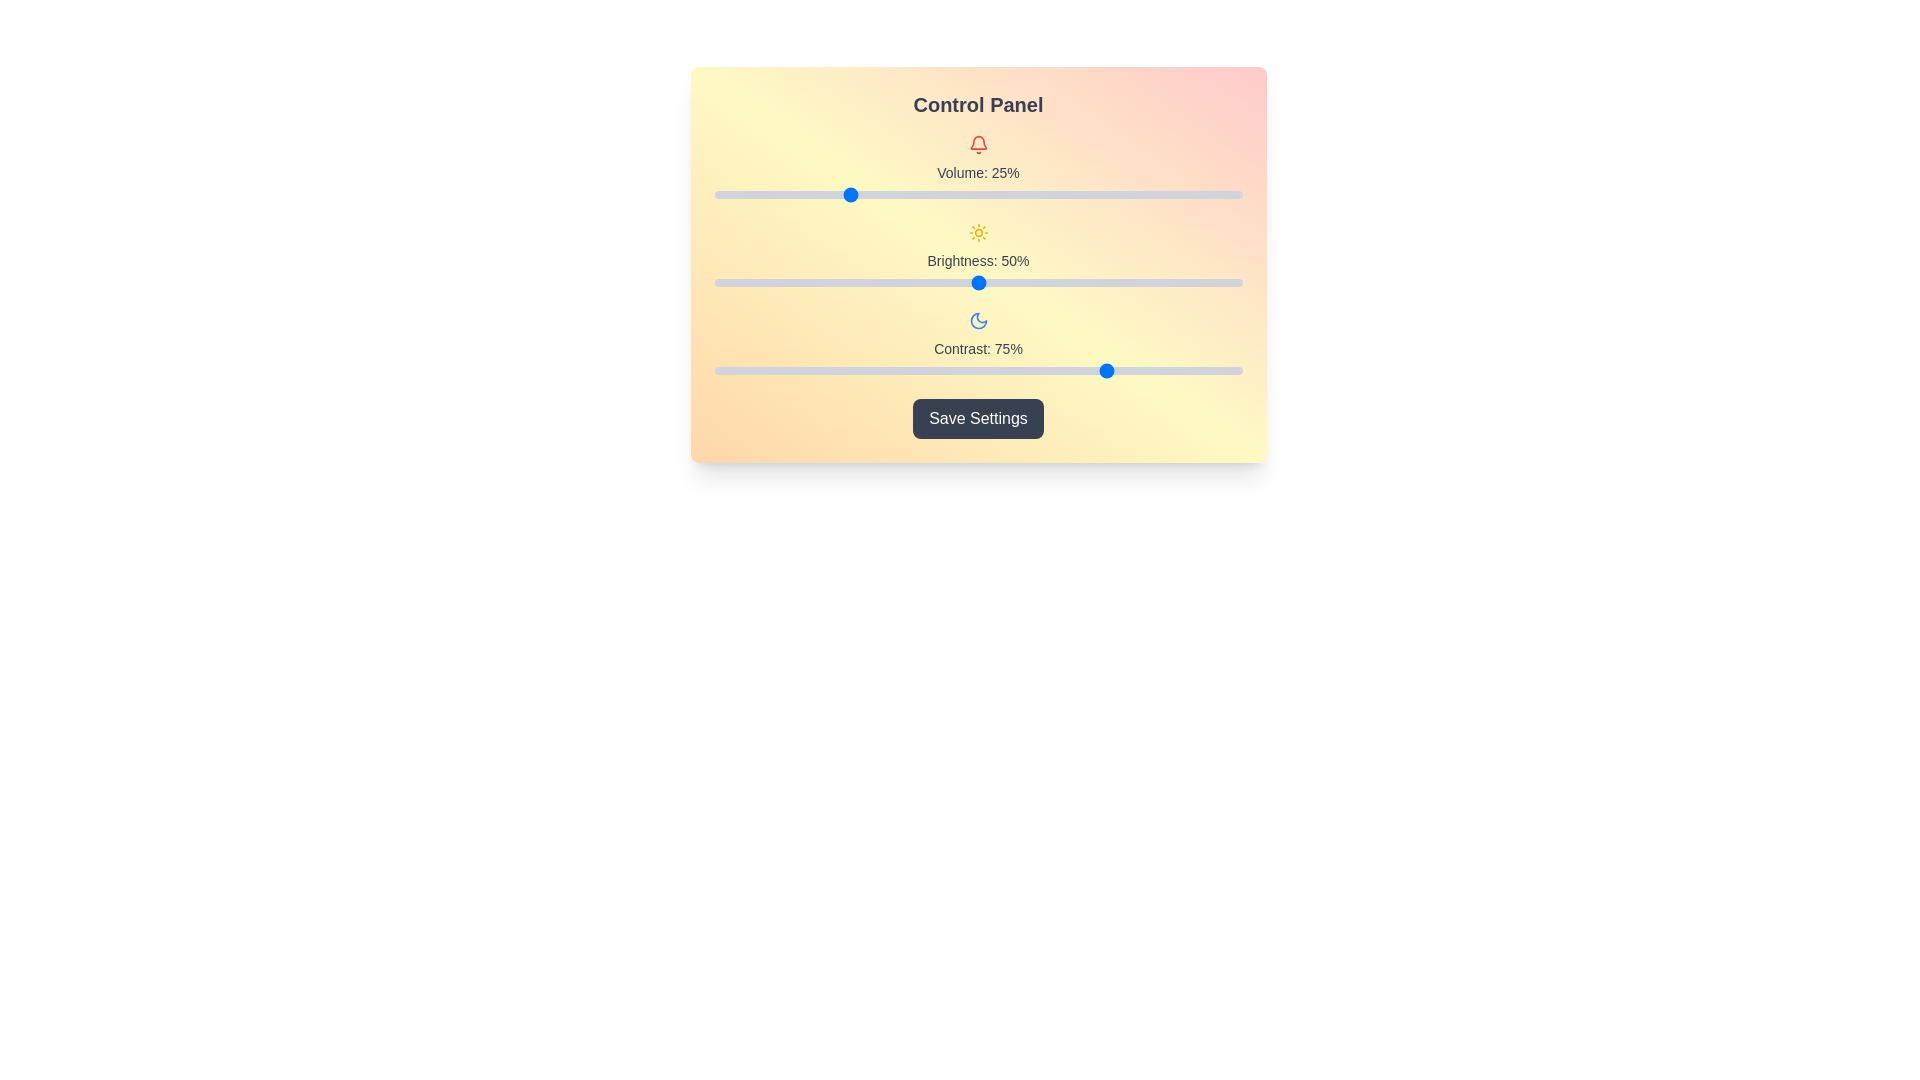  Describe the element at coordinates (1026, 195) in the screenshot. I see `the volume` at that location.